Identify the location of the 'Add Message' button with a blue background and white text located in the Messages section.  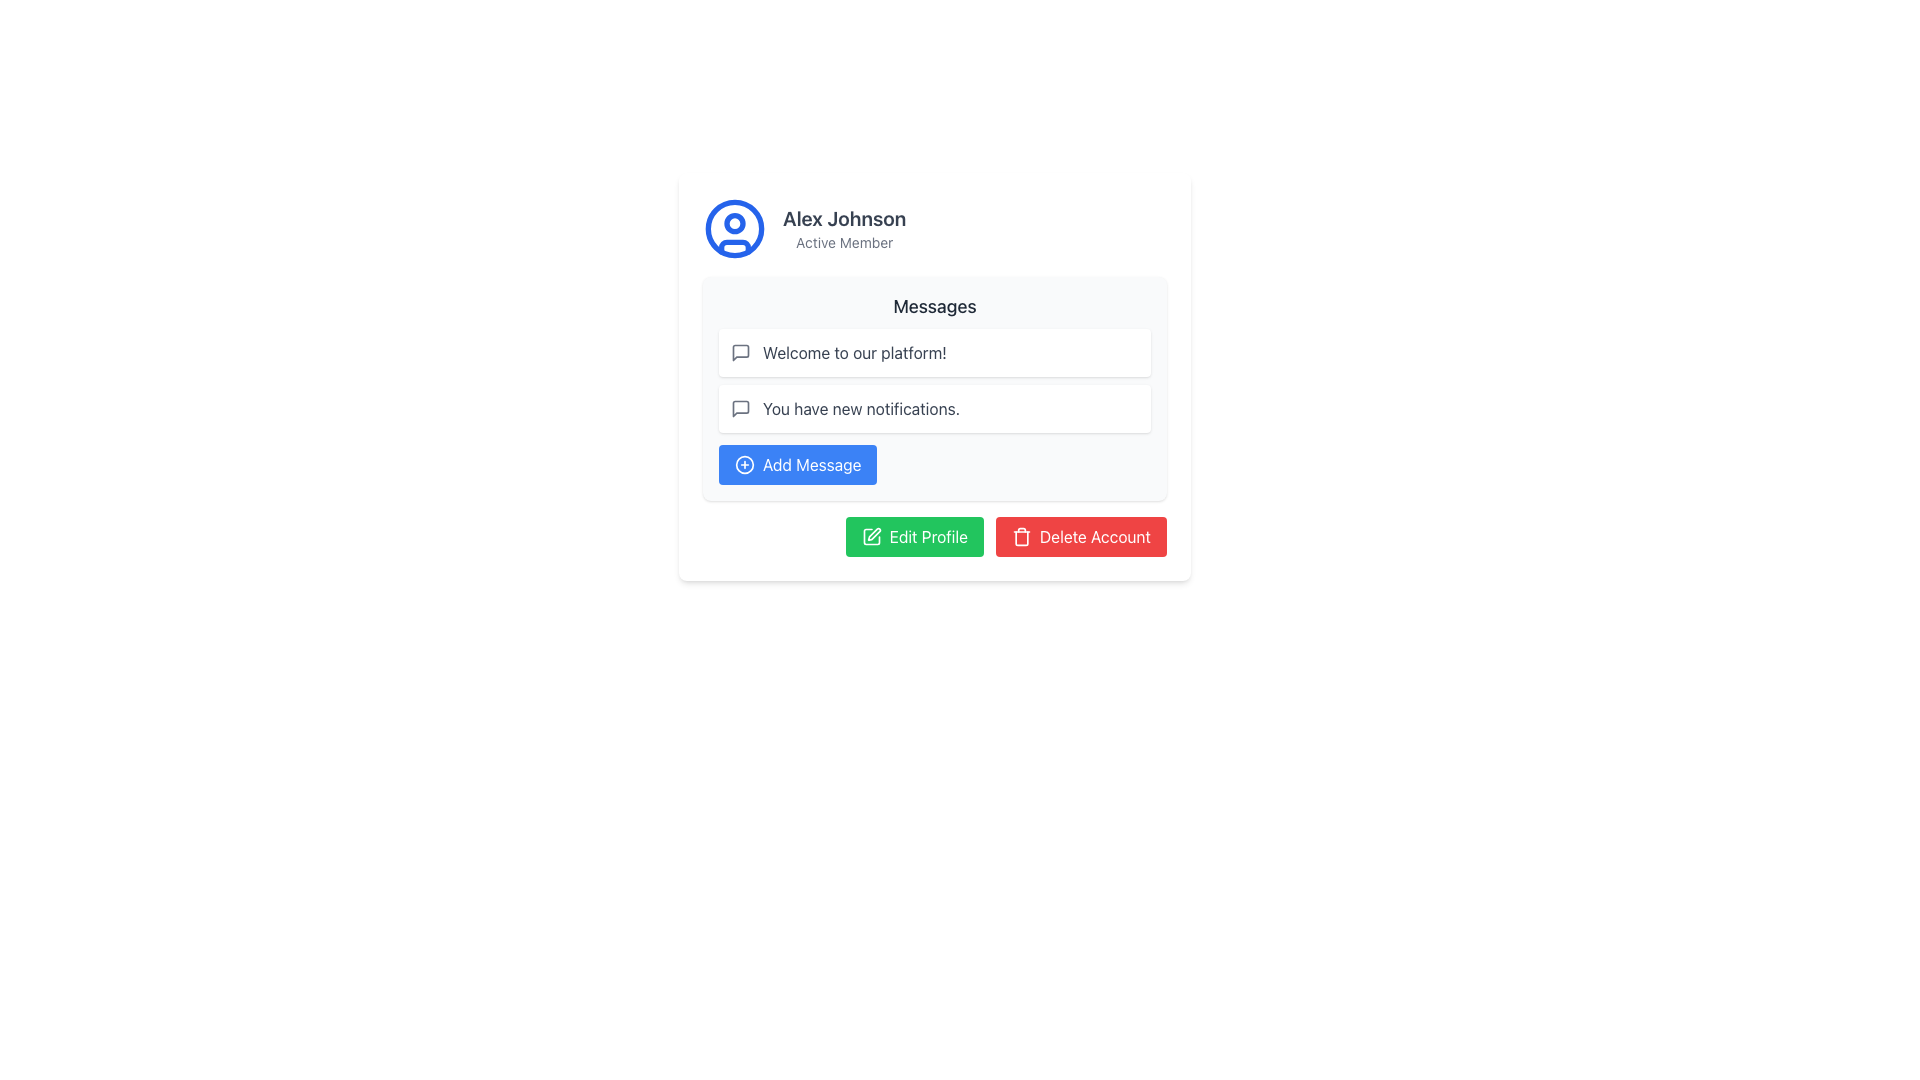
(797, 465).